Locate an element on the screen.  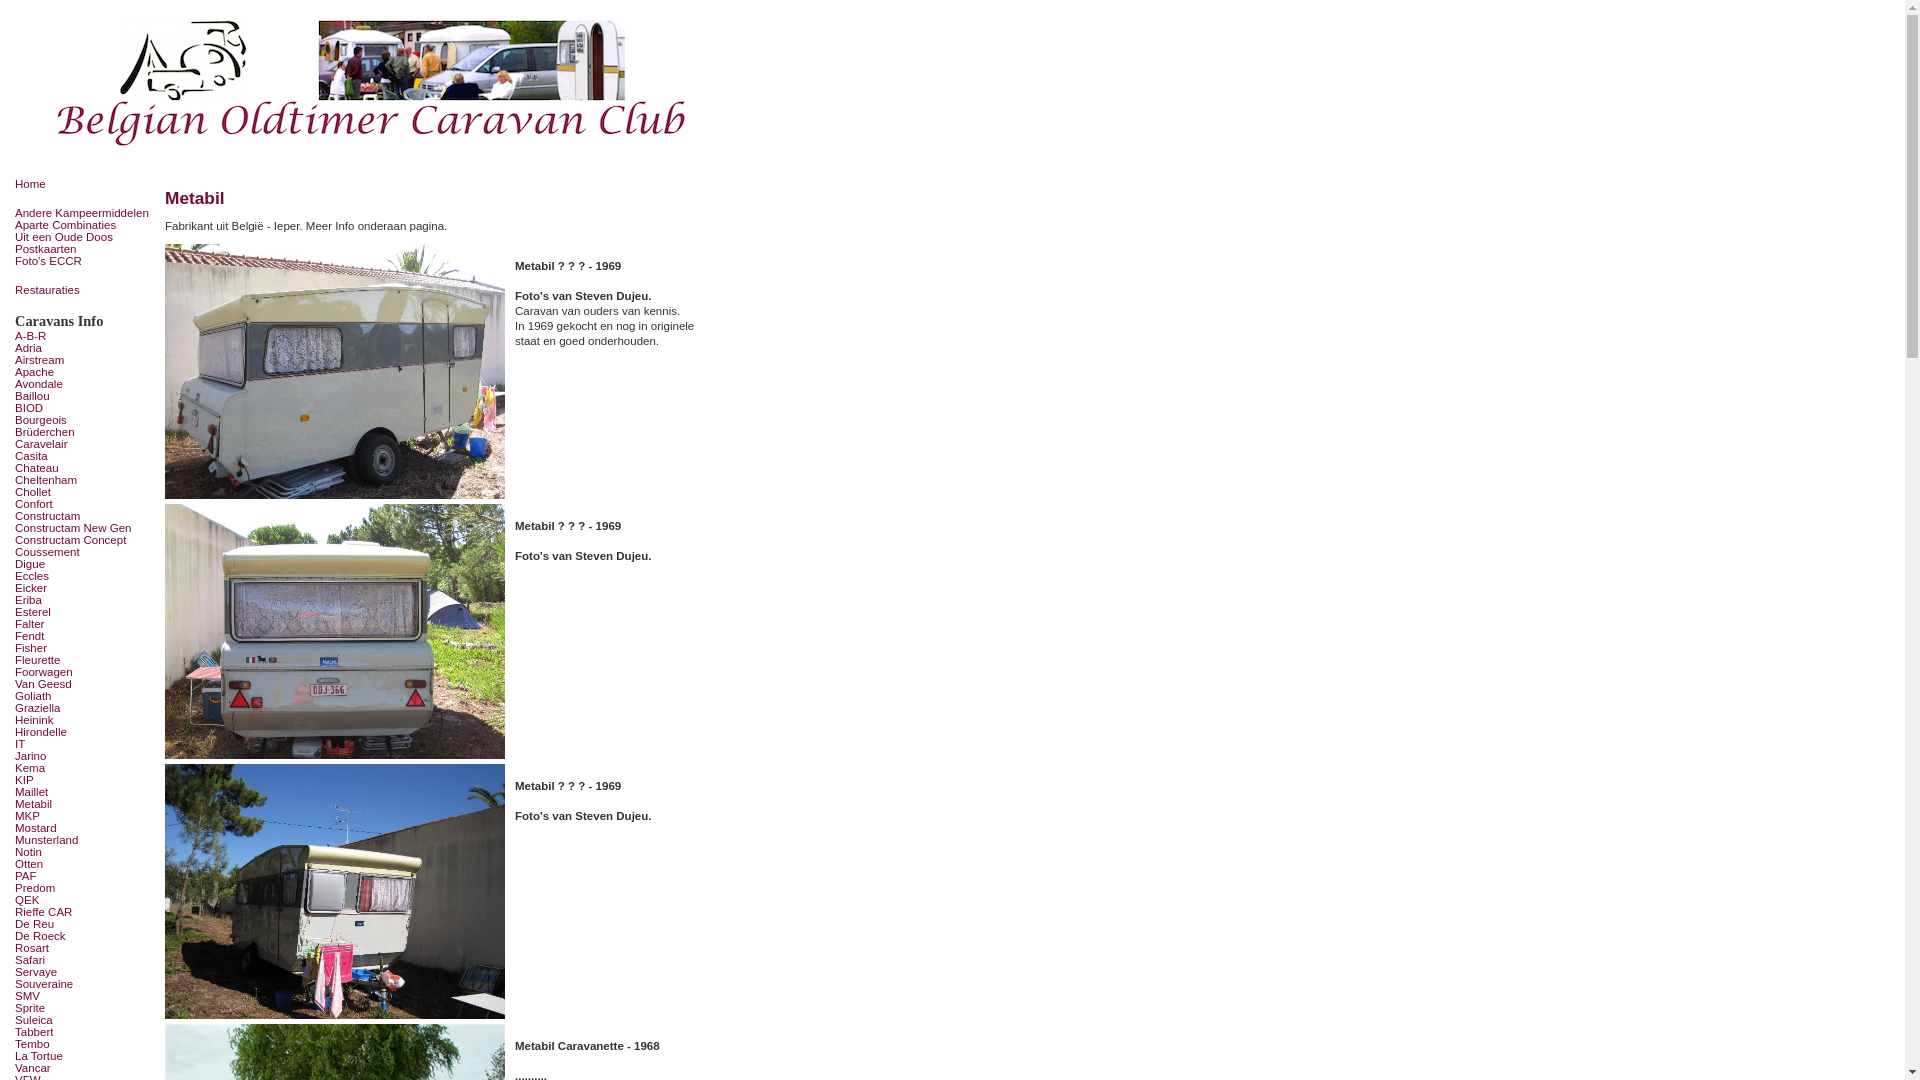
'Eccles' is located at coordinates (84, 575).